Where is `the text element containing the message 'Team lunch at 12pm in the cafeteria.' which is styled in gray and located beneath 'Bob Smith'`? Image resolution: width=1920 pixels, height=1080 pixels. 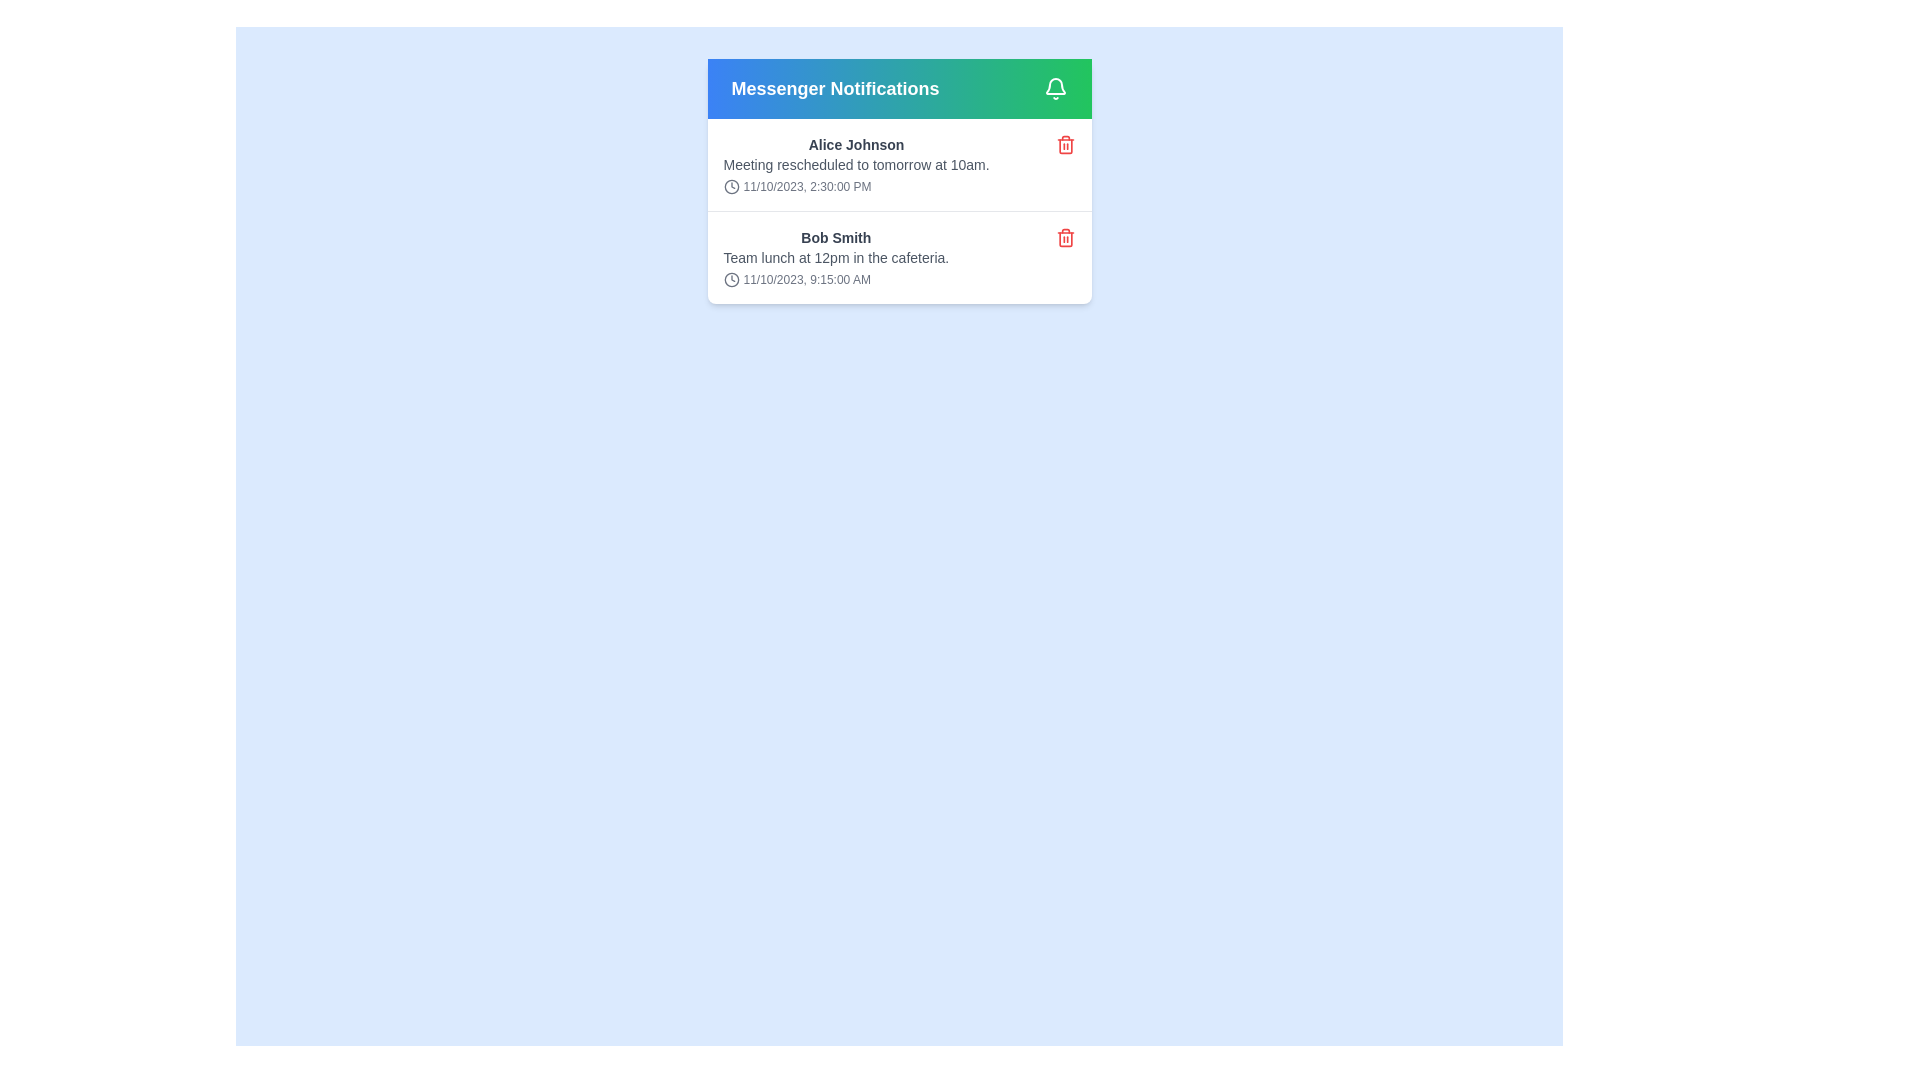 the text element containing the message 'Team lunch at 12pm in the cafeteria.' which is styled in gray and located beneath 'Bob Smith' is located at coordinates (836, 257).